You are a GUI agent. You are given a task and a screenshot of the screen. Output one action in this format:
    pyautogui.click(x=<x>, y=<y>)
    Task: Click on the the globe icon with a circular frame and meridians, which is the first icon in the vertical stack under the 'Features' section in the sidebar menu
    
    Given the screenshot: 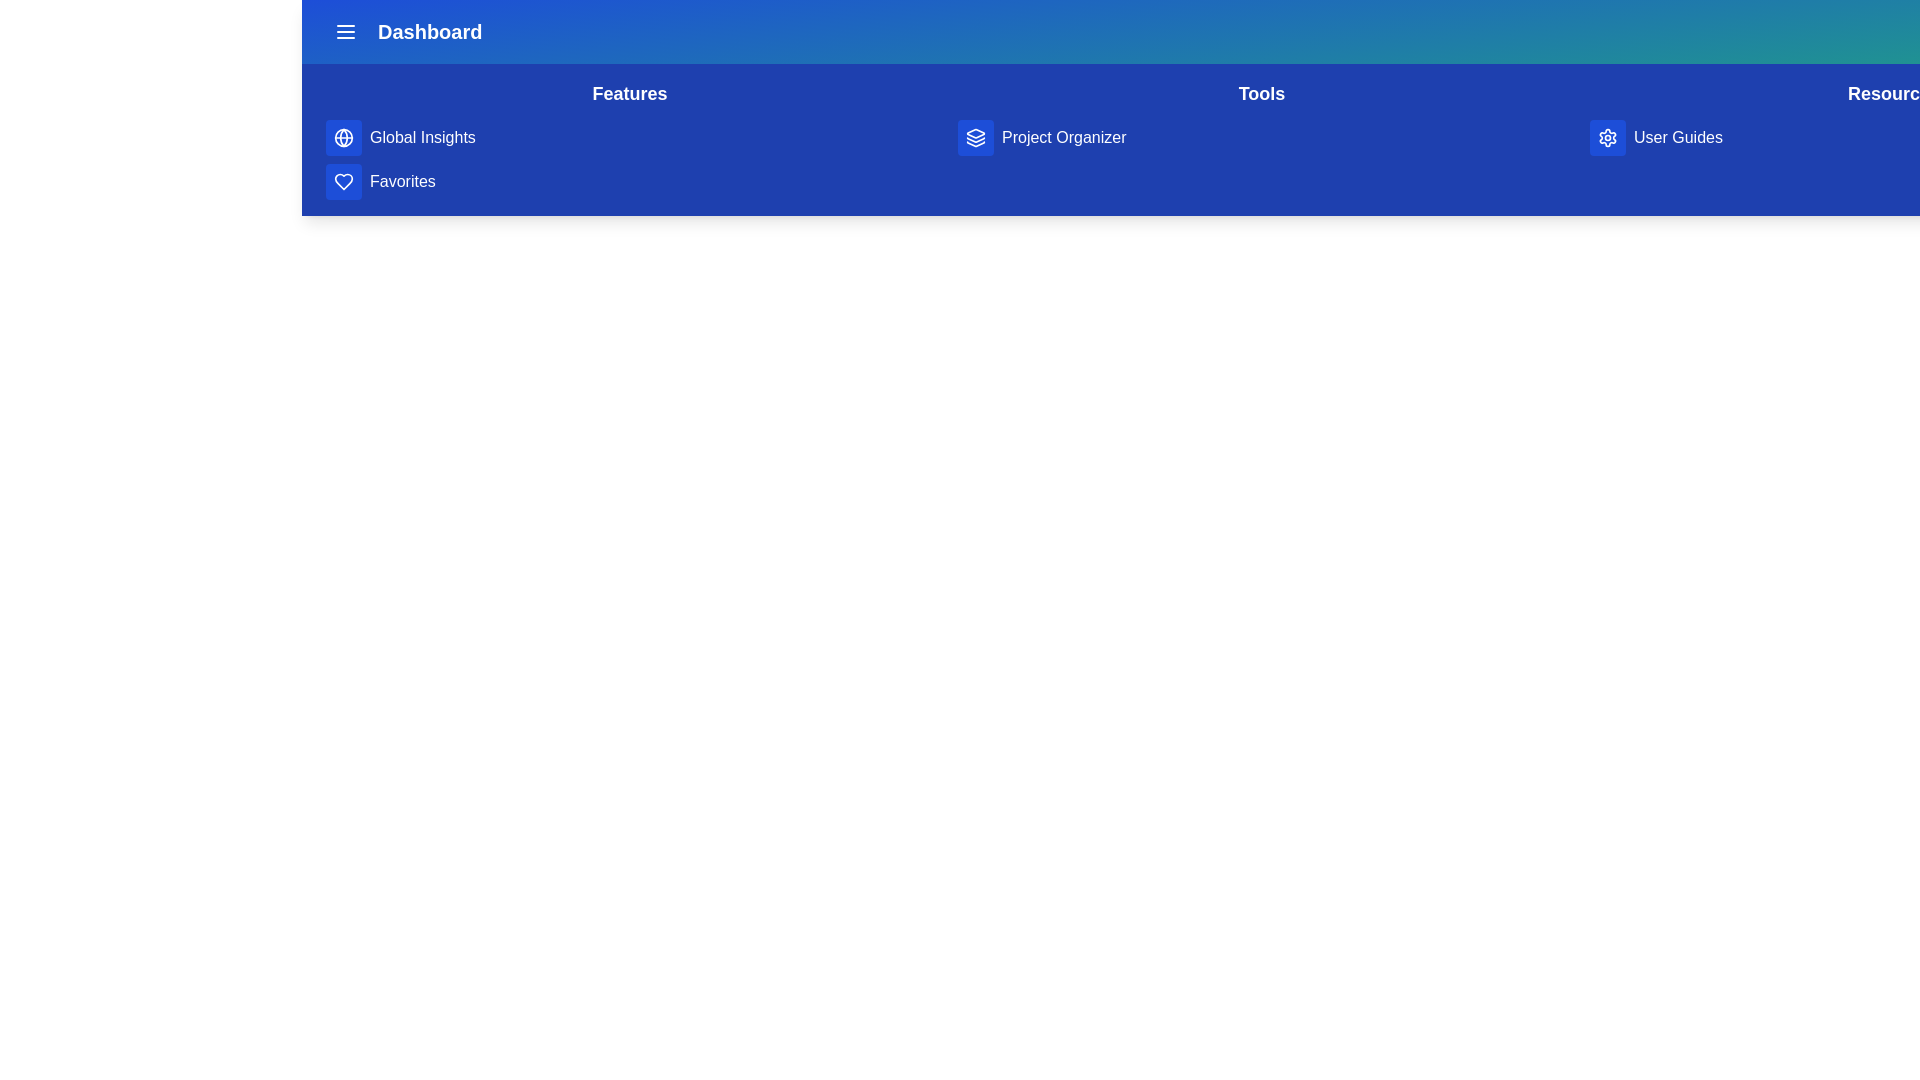 What is the action you would take?
    pyautogui.click(x=344, y=137)
    